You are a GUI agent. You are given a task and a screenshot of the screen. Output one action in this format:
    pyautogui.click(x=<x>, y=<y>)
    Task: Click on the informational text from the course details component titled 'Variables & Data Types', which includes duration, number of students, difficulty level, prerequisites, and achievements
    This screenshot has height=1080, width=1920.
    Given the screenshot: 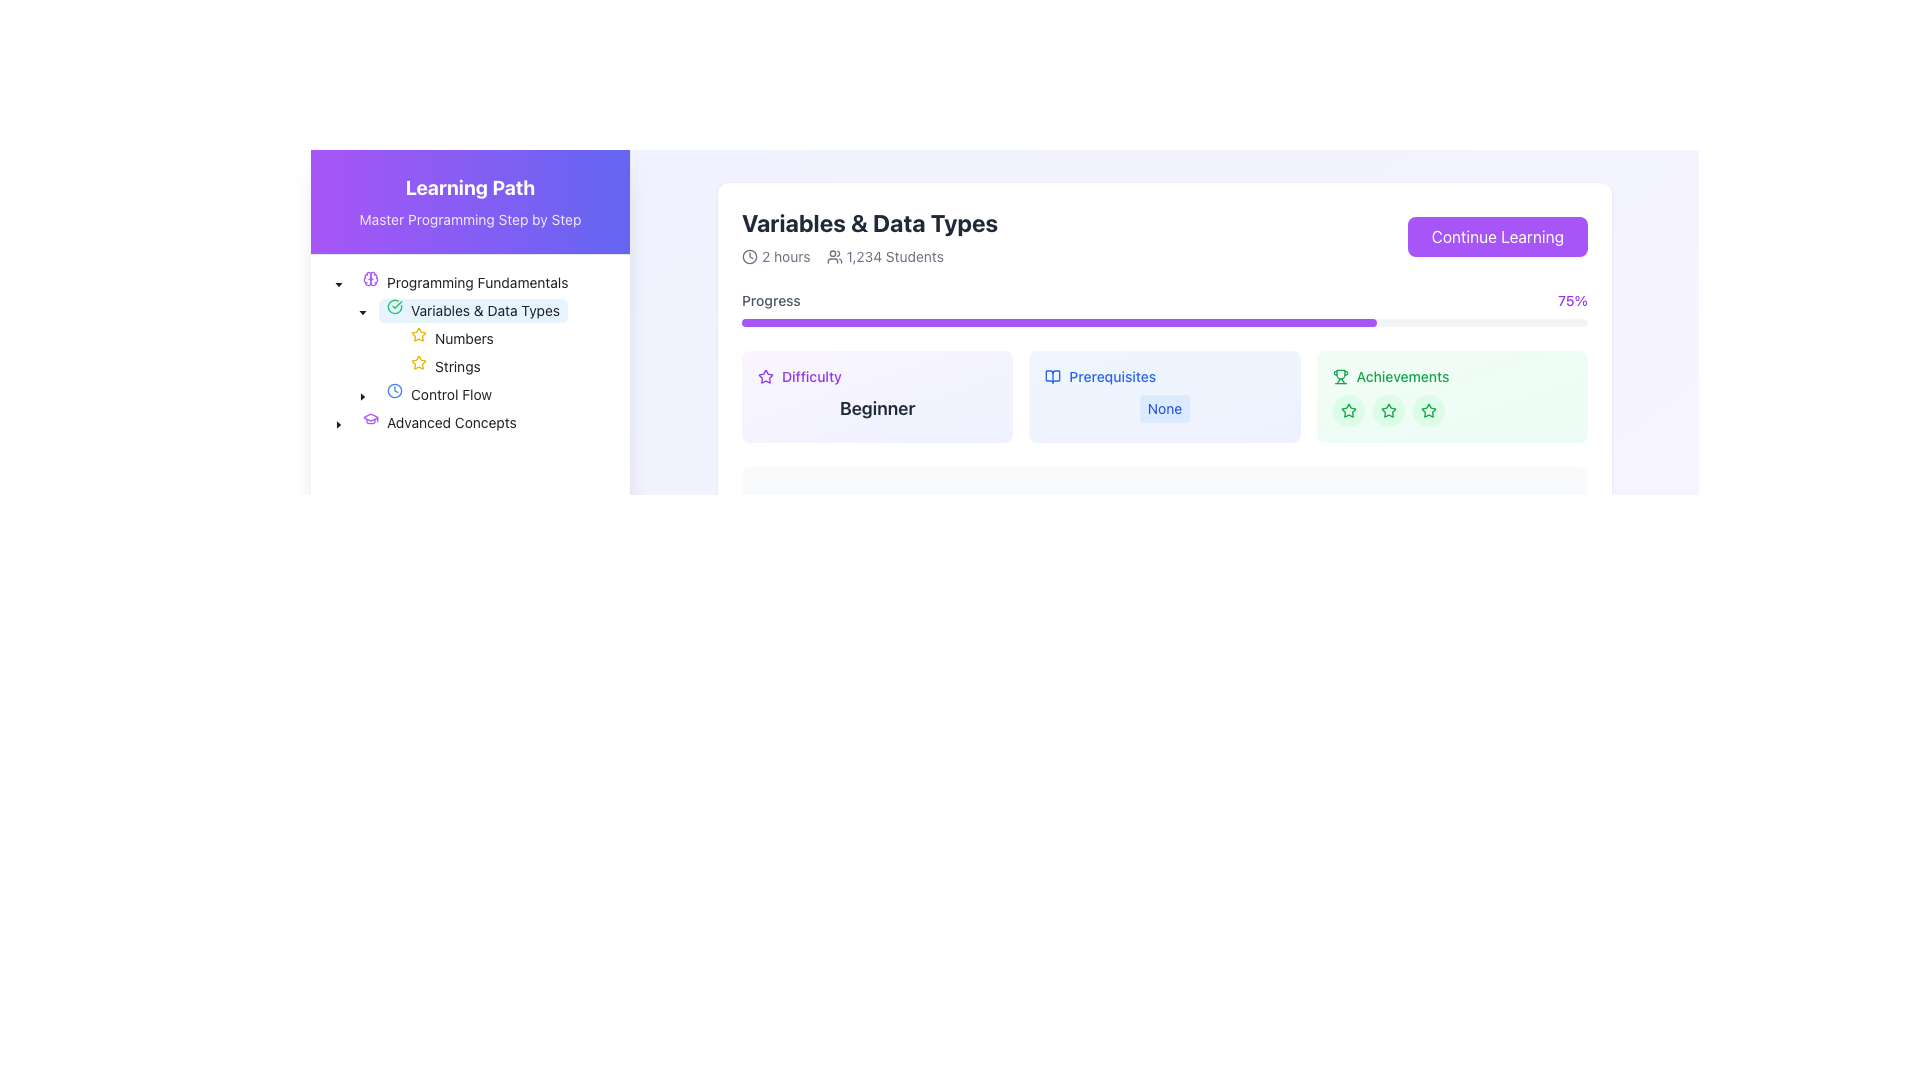 What is the action you would take?
    pyautogui.click(x=1165, y=414)
    